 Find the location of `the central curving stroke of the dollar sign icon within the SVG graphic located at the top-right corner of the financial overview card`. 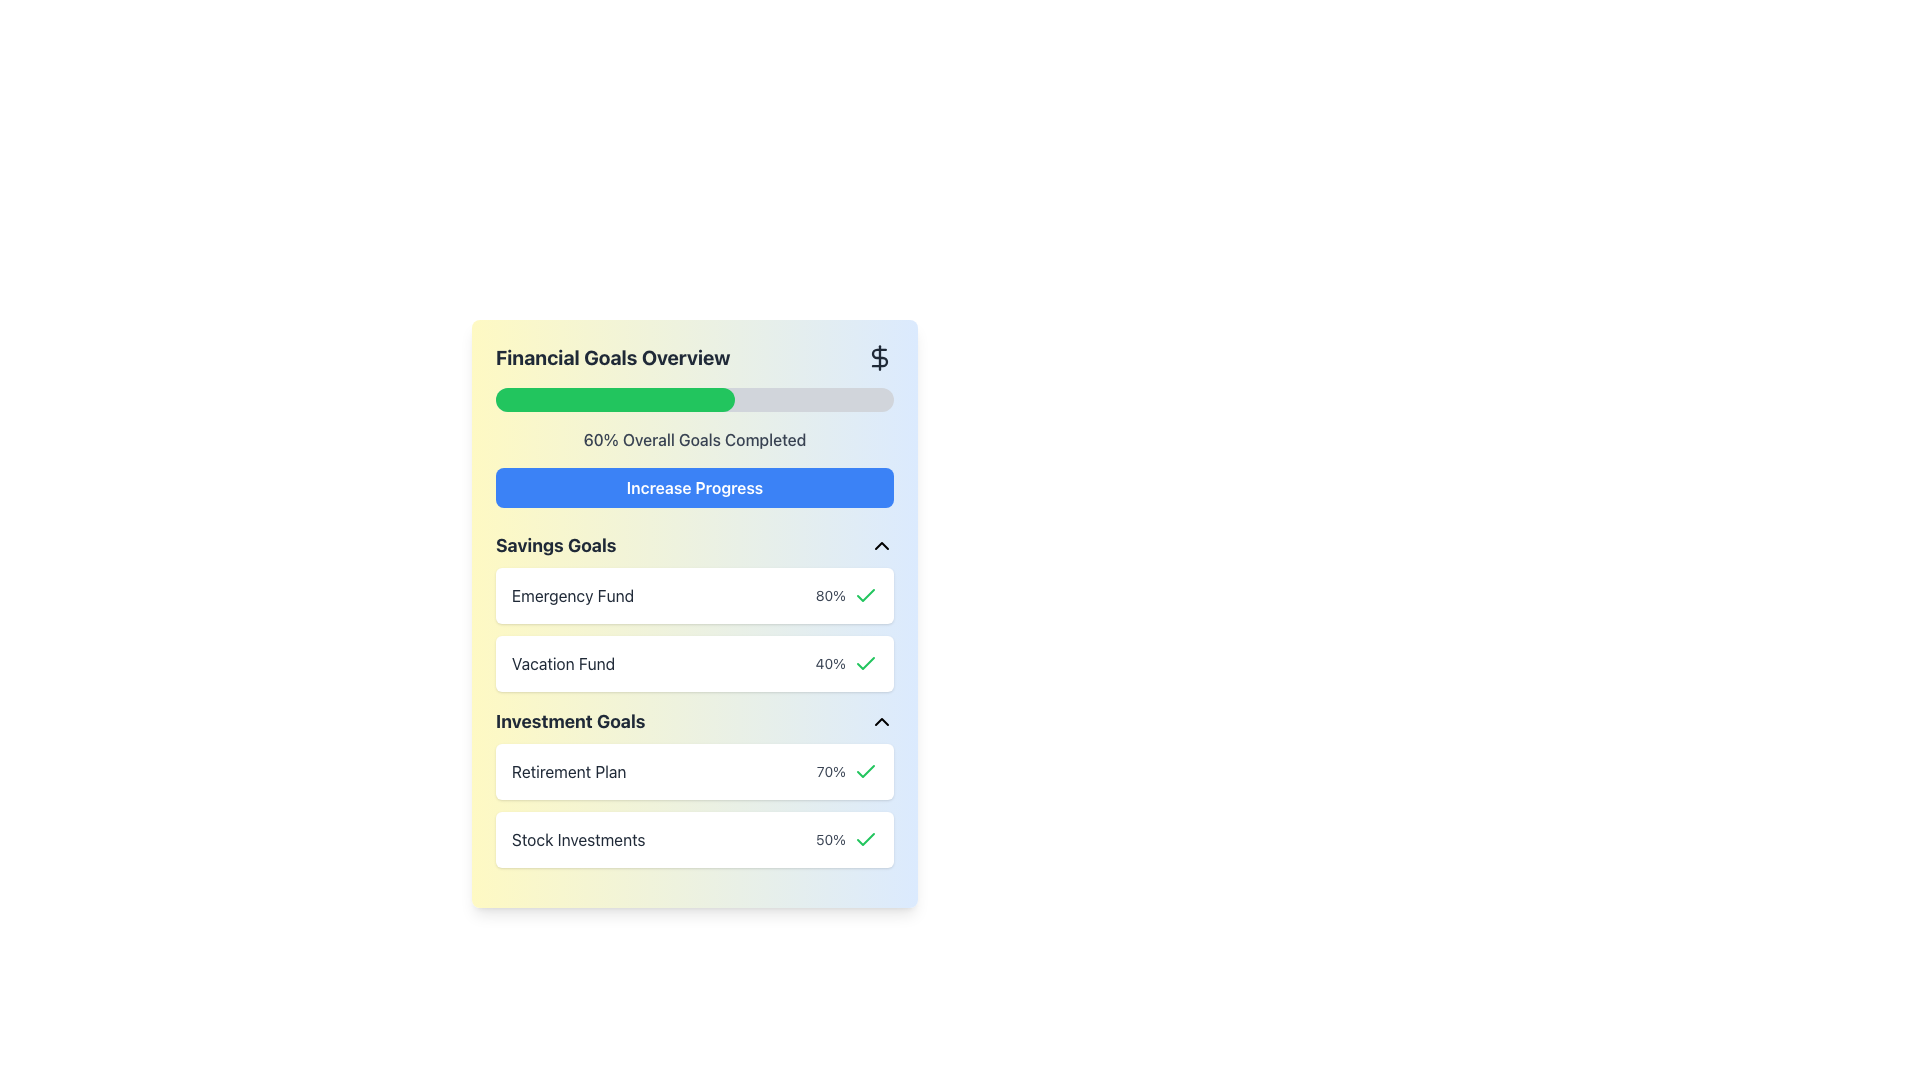

the central curving stroke of the dollar sign icon within the SVG graphic located at the top-right corner of the financial overview card is located at coordinates (879, 357).